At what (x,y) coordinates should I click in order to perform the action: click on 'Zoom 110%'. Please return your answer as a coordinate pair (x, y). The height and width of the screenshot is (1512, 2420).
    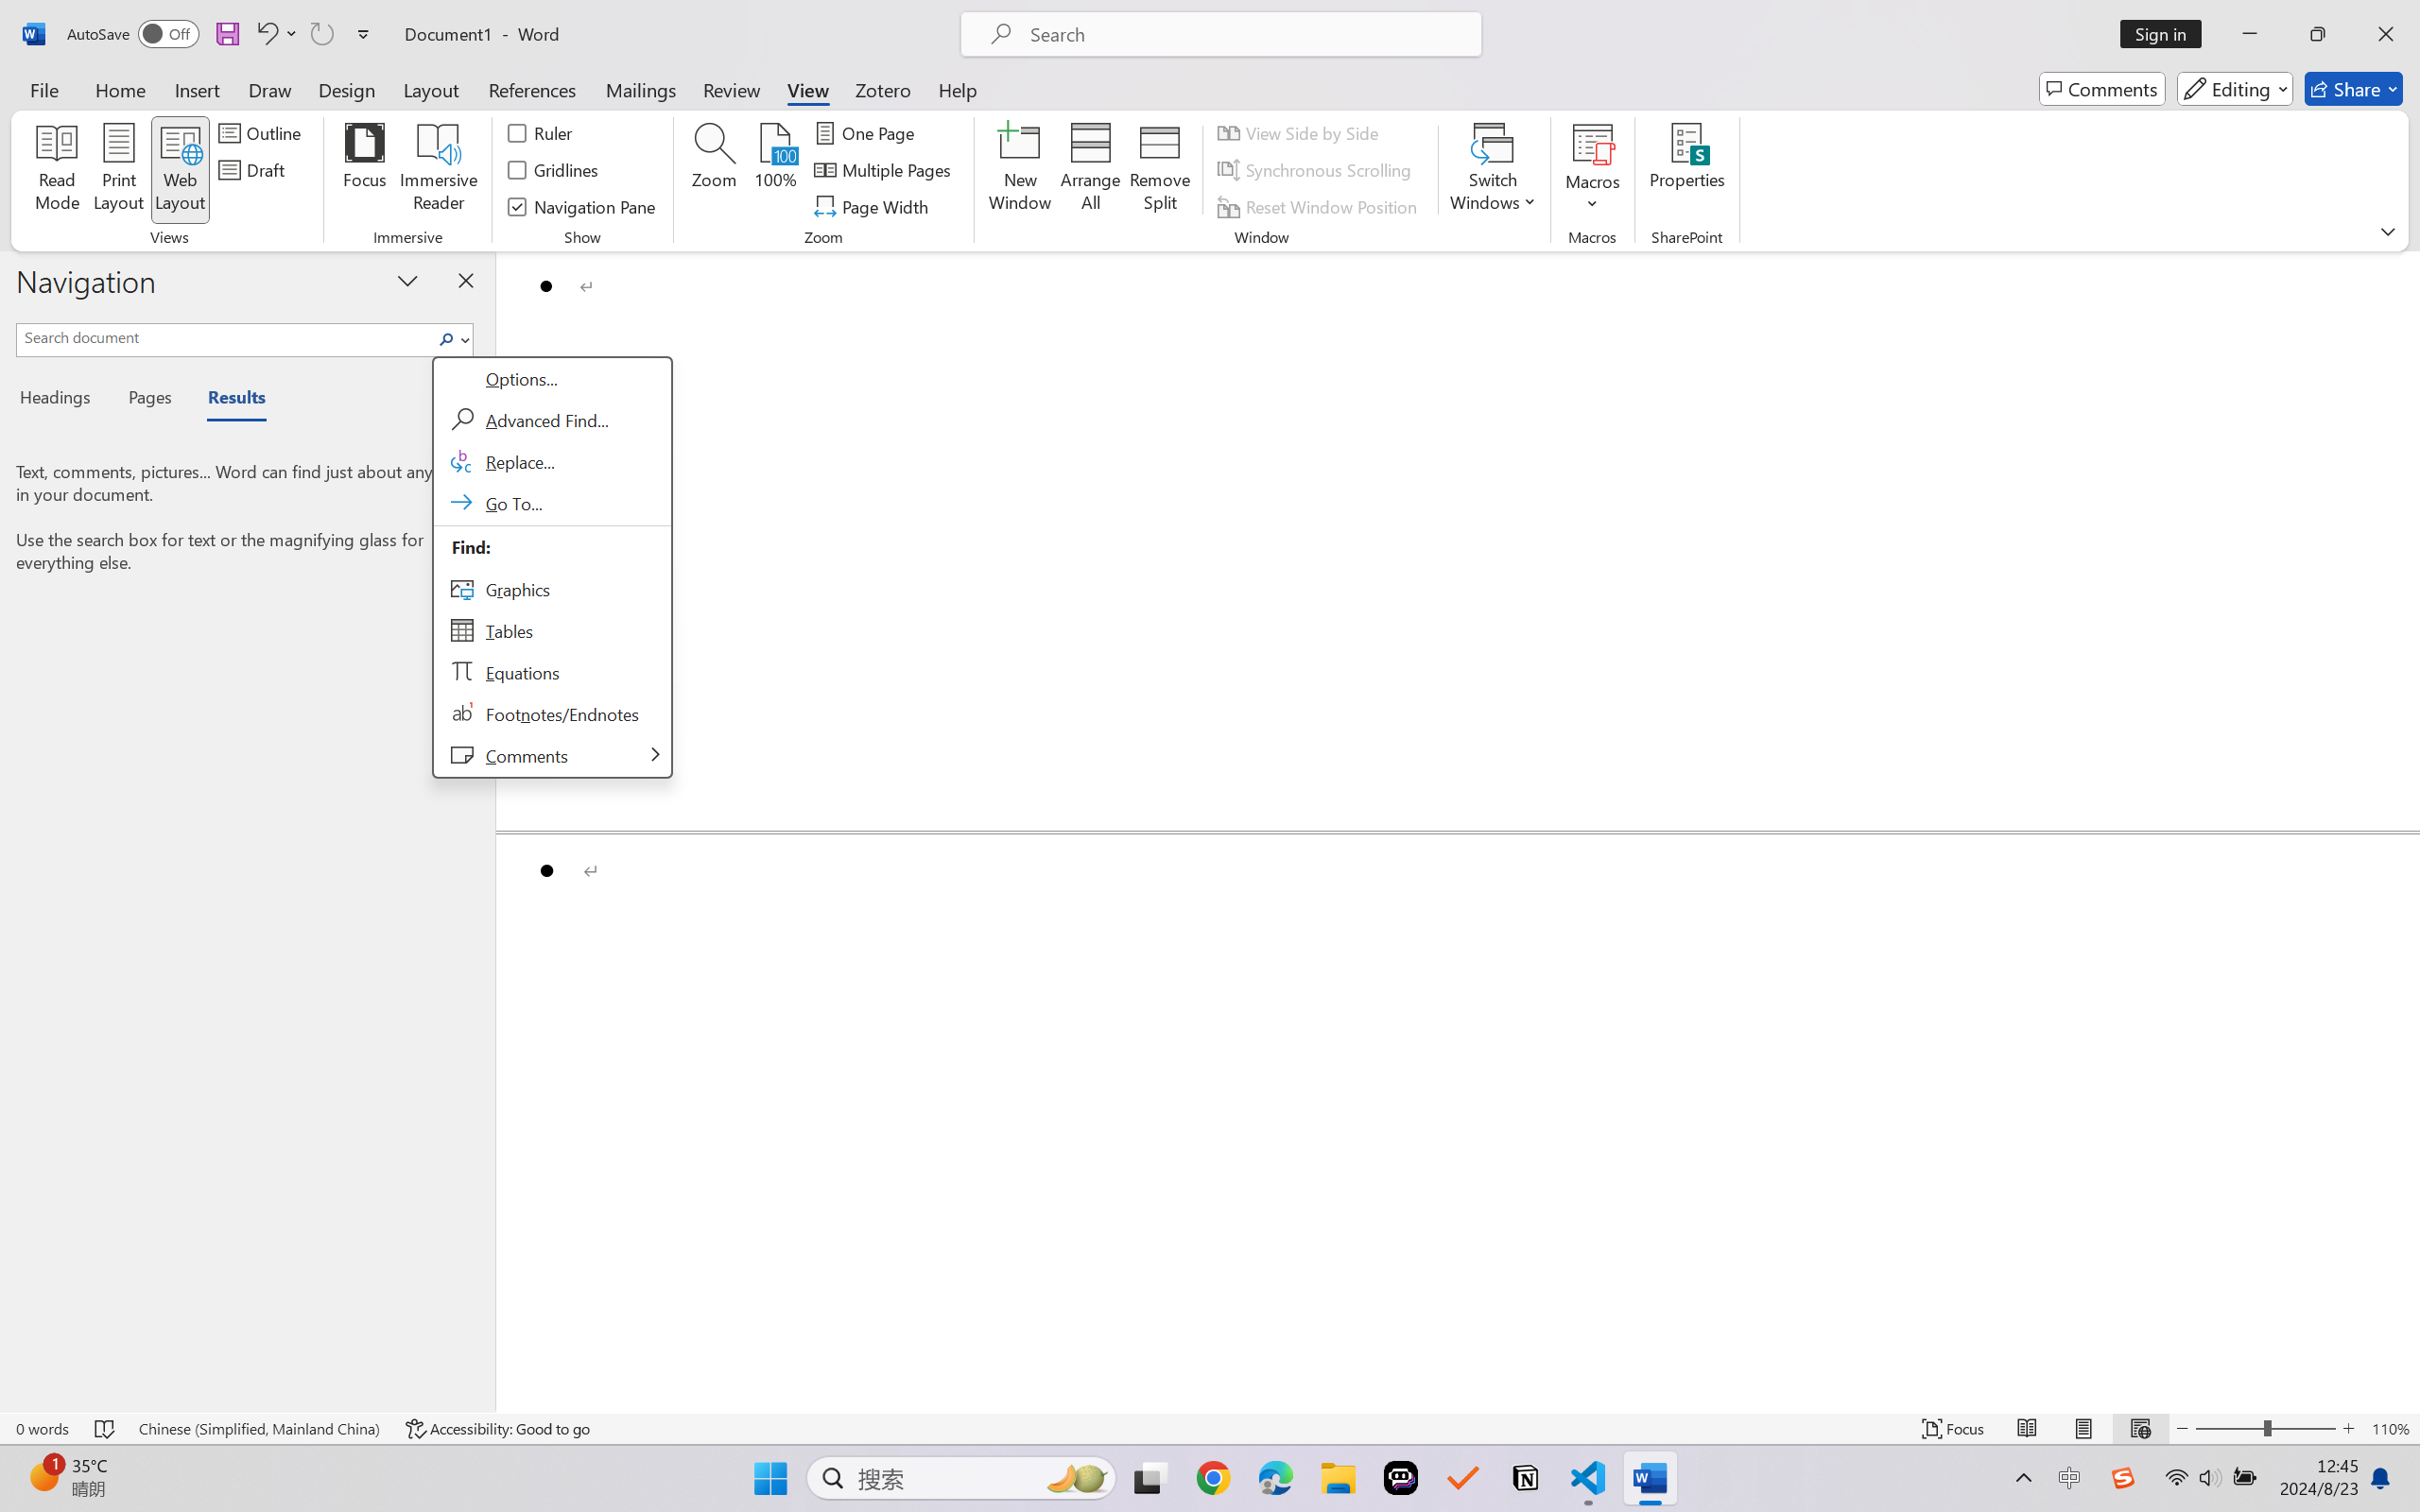
    Looking at the image, I should click on (2390, 1428).